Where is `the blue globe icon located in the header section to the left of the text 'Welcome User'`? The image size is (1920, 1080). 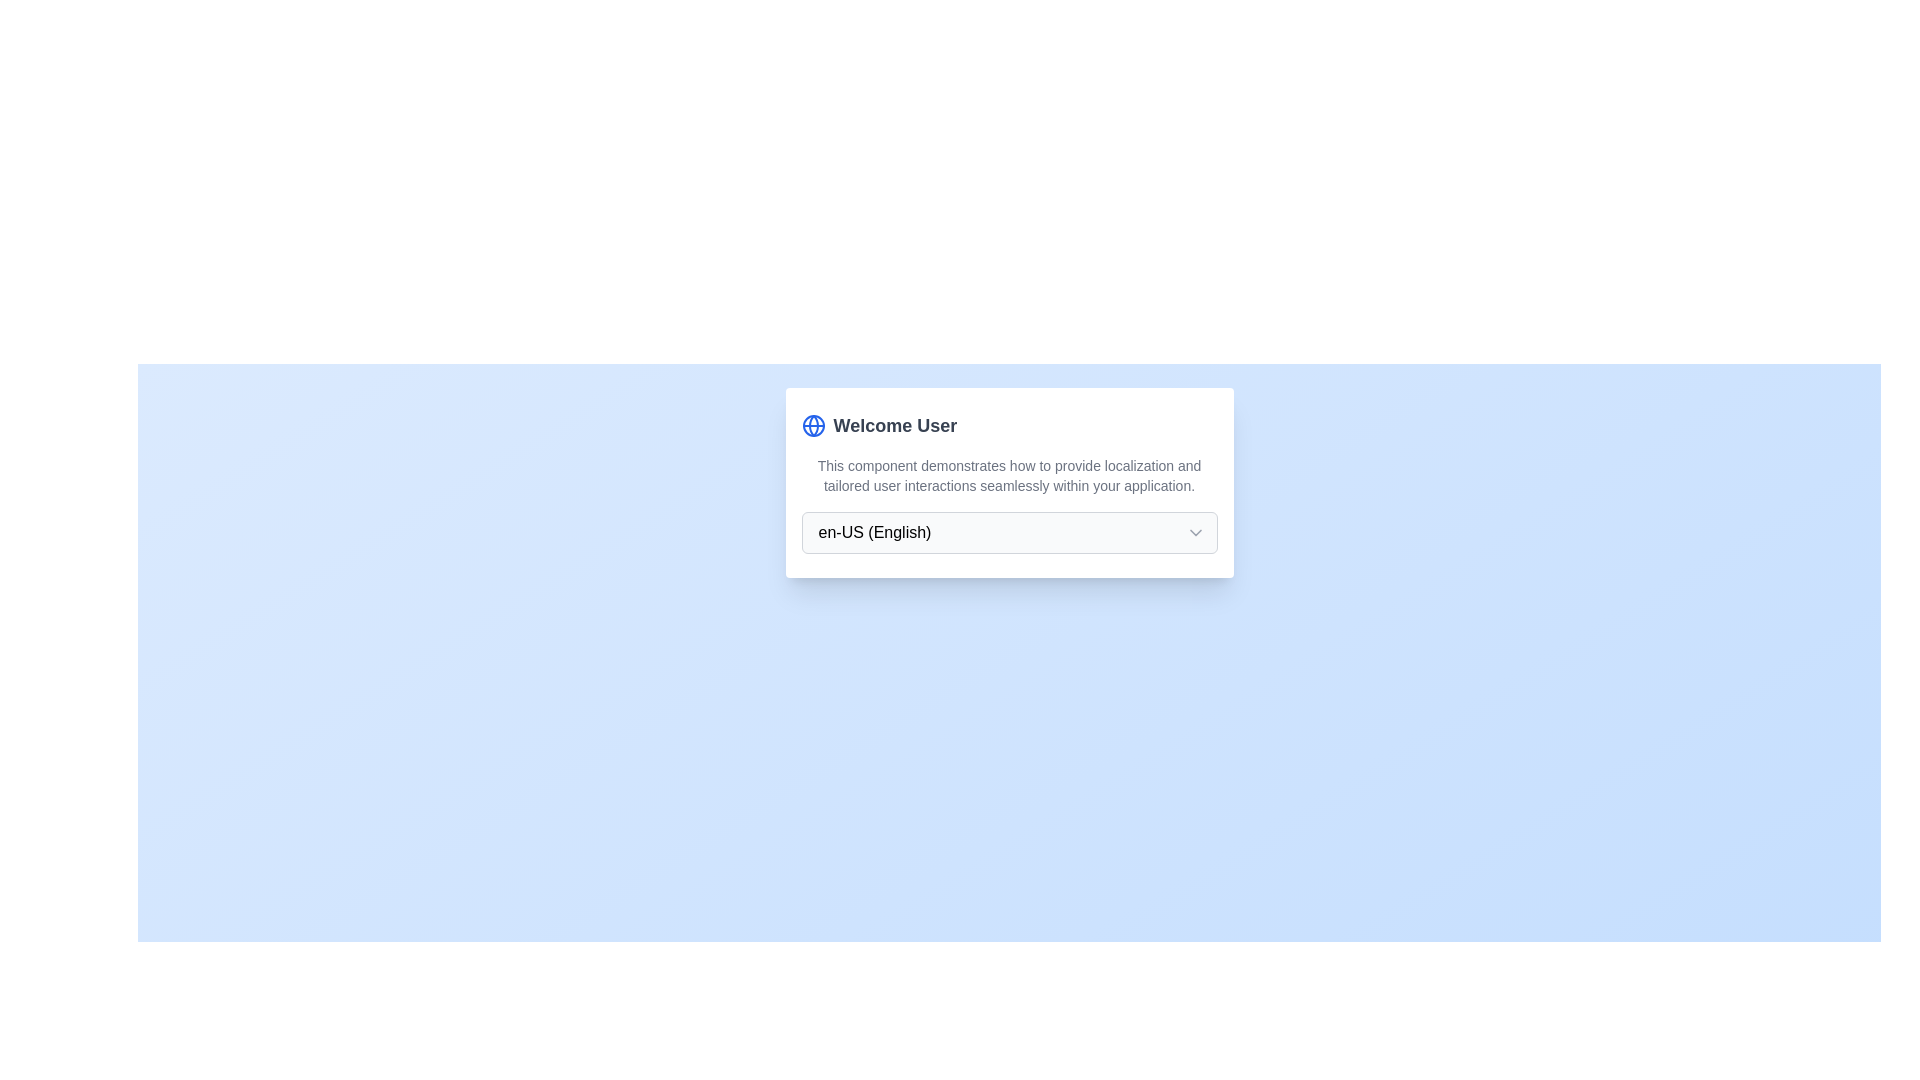
the blue globe icon located in the header section to the left of the text 'Welcome User' is located at coordinates (813, 424).